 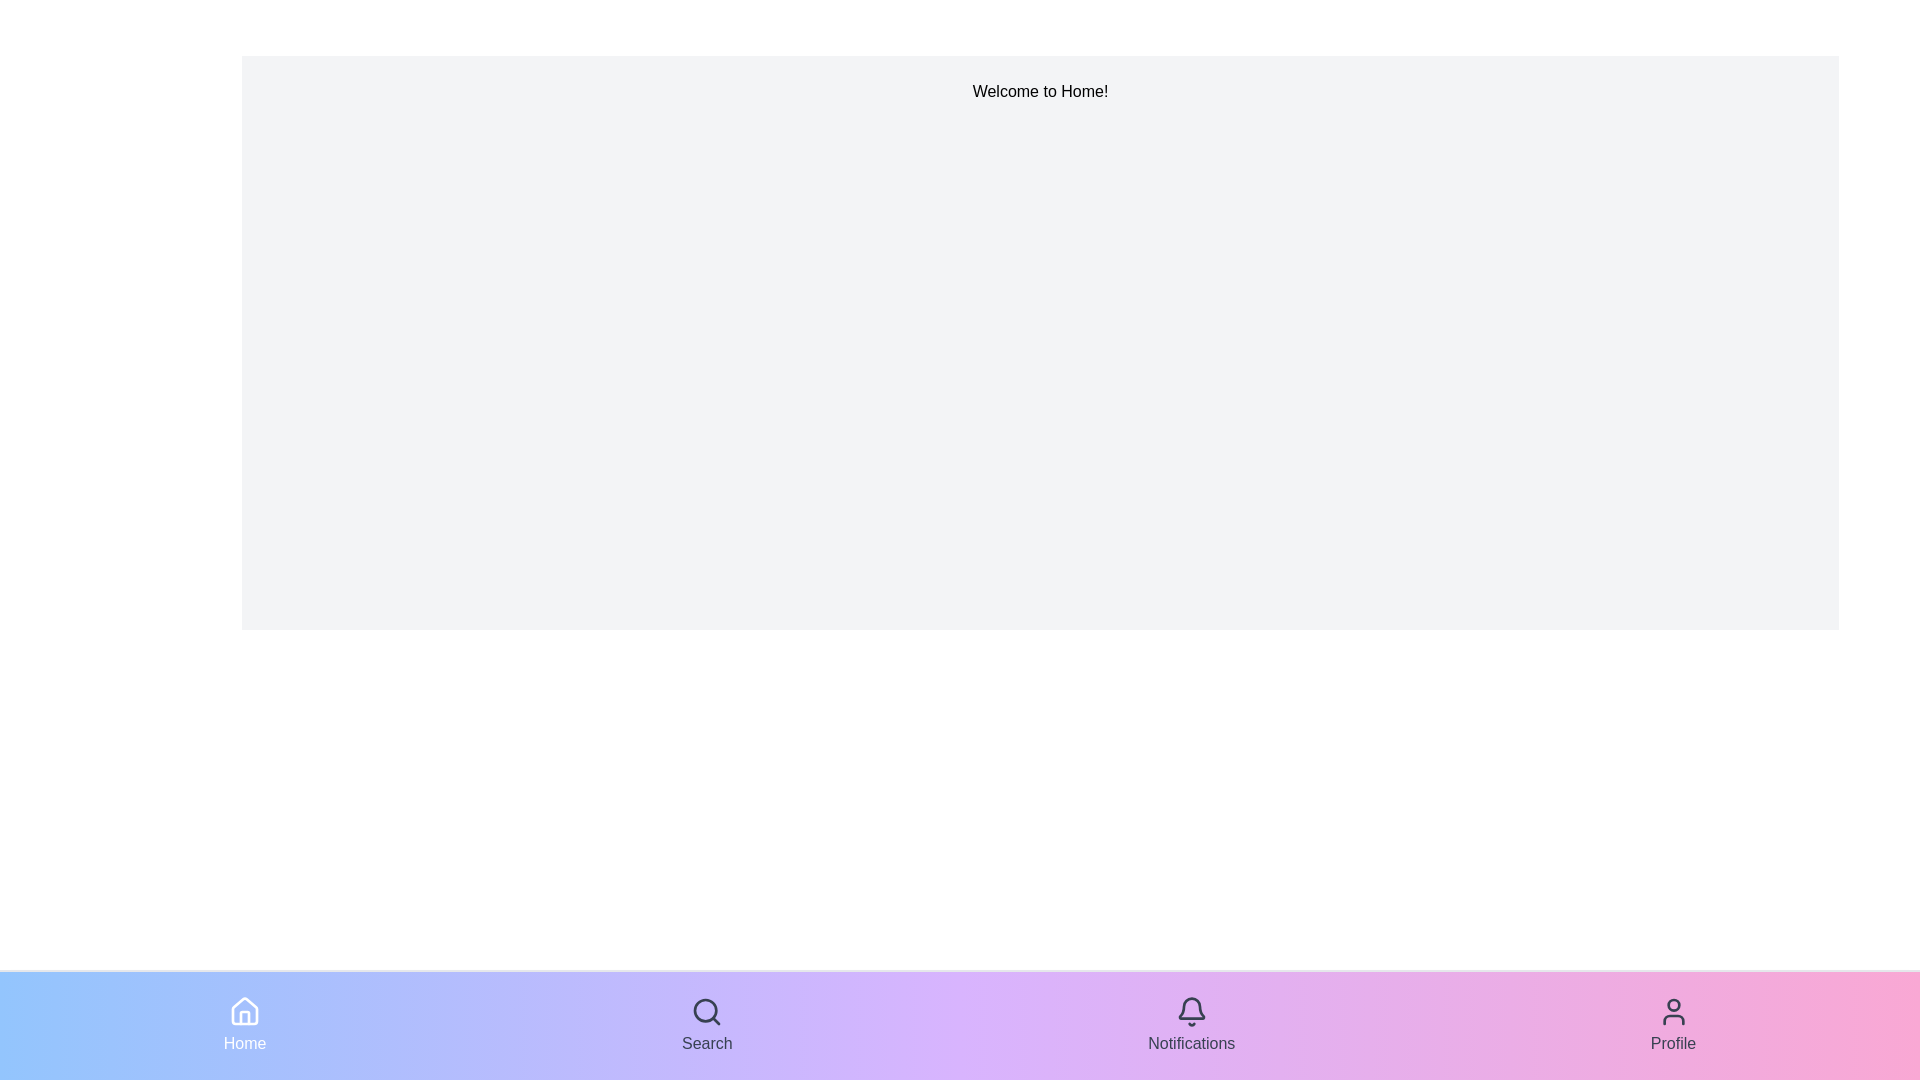 I want to click on the graphical decorative element located at the upper region of the profile icon, which is the rightmost icon in the bottom navigation bar, so click(x=1673, y=1005).